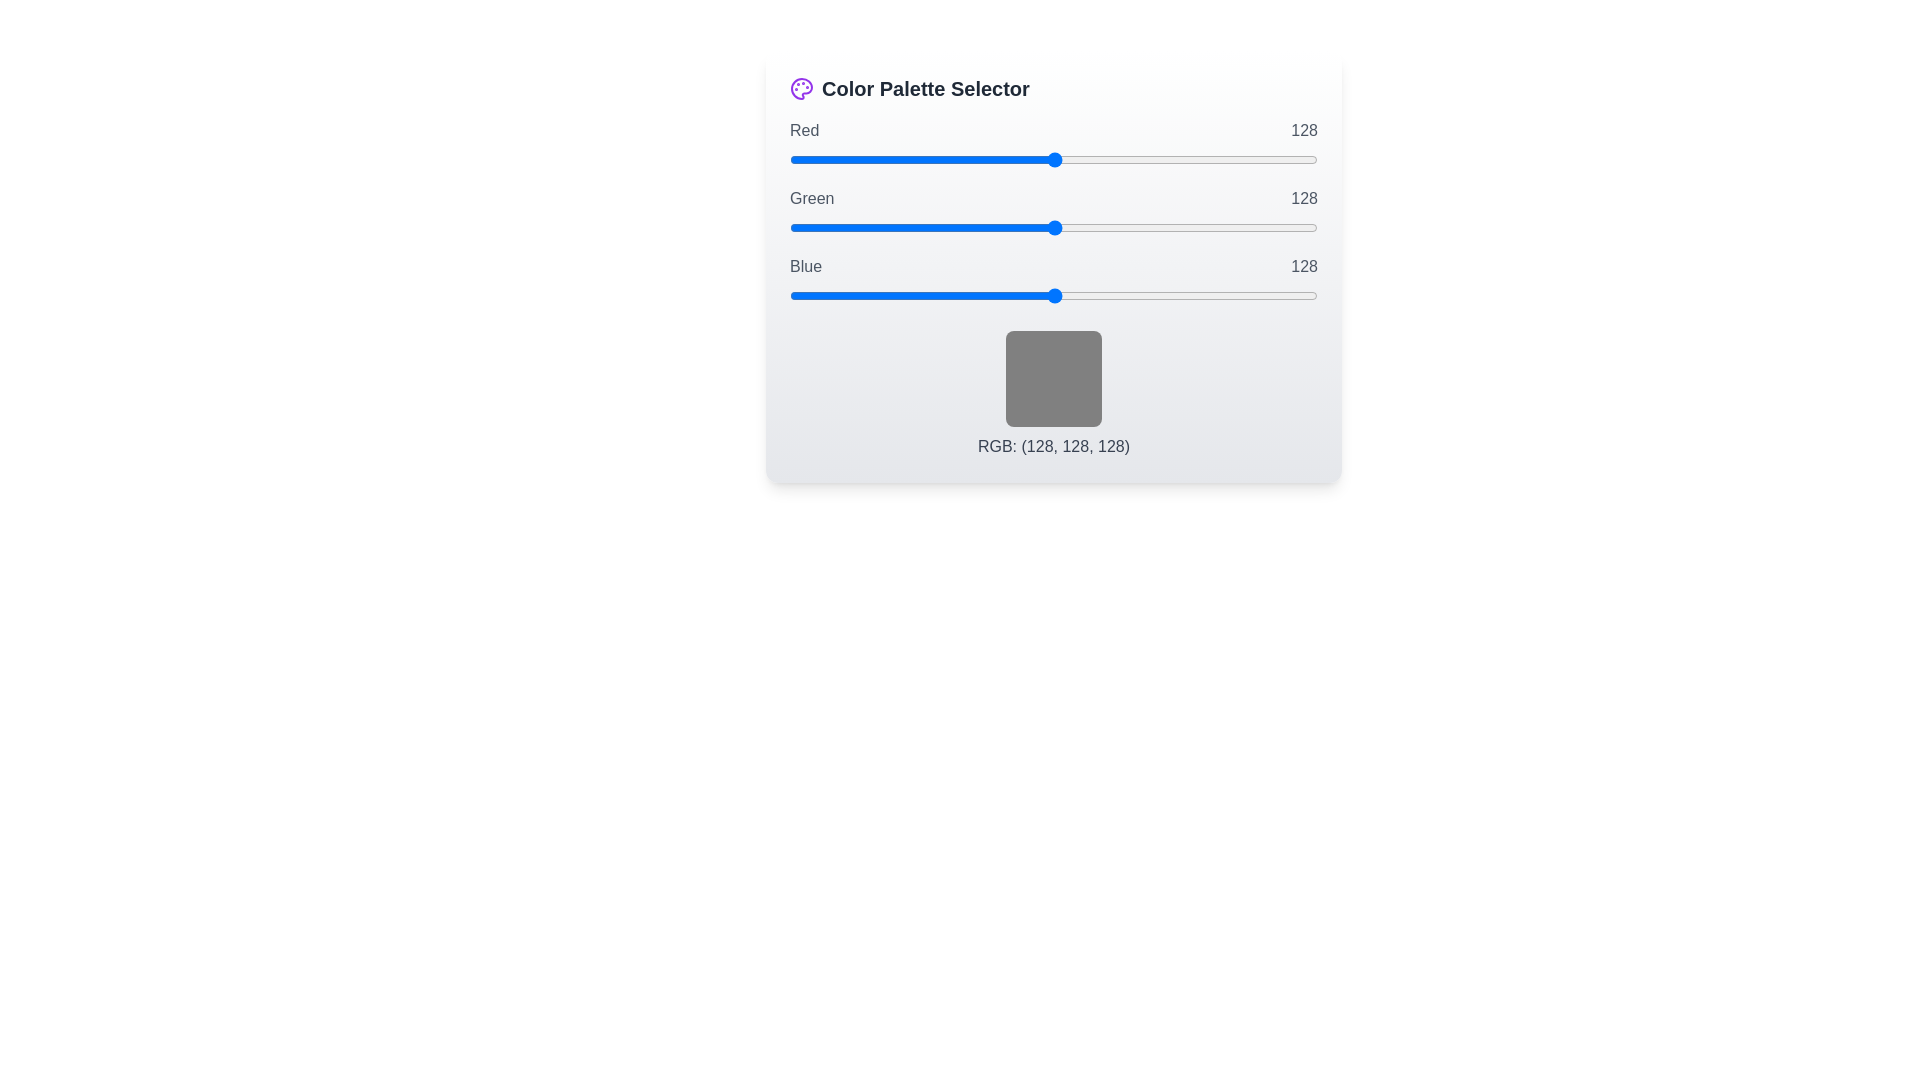  What do you see at coordinates (1053, 226) in the screenshot?
I see `the 1 slider to 147 to observe the color preview box update` at bounding box center [1053, 226].